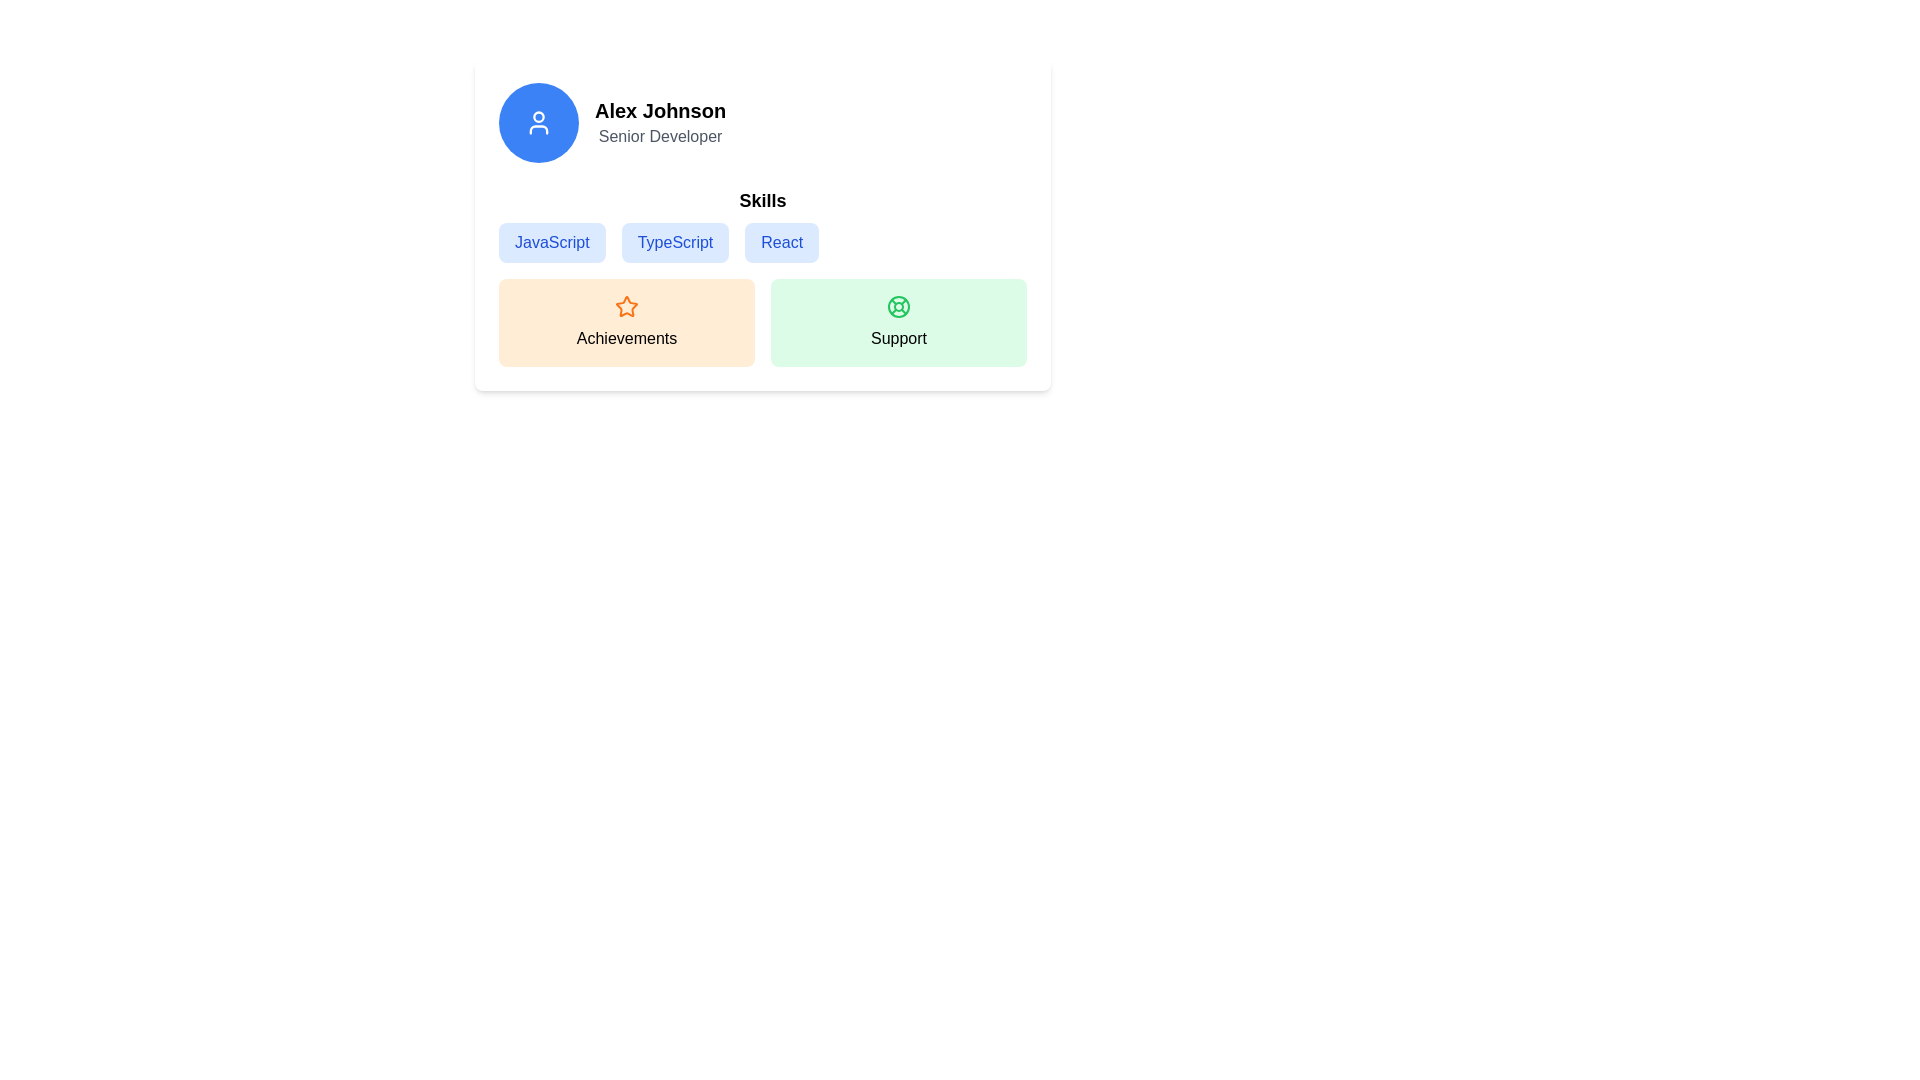  What do you see at coordinates (626, 306) in the screenshot?
I see `the star icon located in the 'Achievements' card in the lower left corner, which signifies achievements or awards` at bounding box center [626, 306].